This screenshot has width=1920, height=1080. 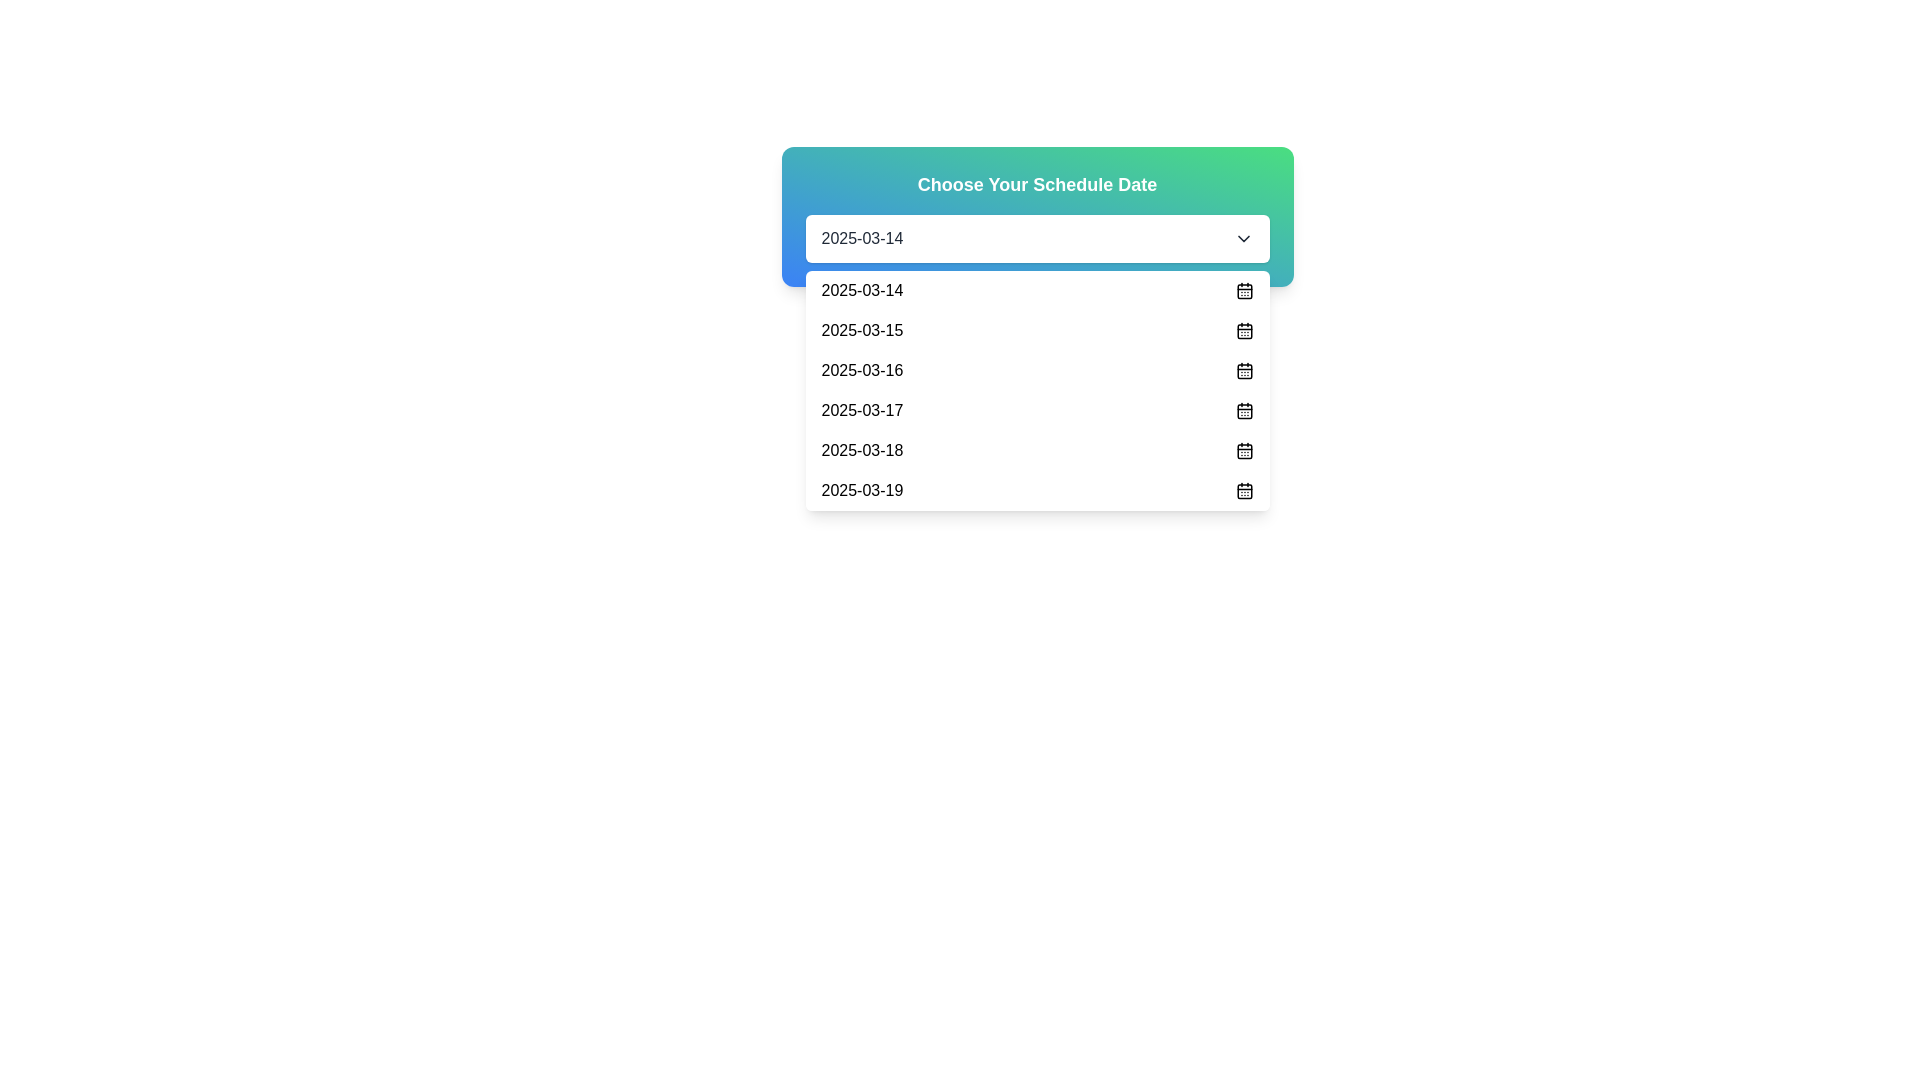 What do you see at coordinates (1243, 491) in the screenshot?
I see `the small calendar icon with rounded corners, positioned to the right of the date '2025-03-19' in the dropdown menu` at bounding box center [1243, 491].